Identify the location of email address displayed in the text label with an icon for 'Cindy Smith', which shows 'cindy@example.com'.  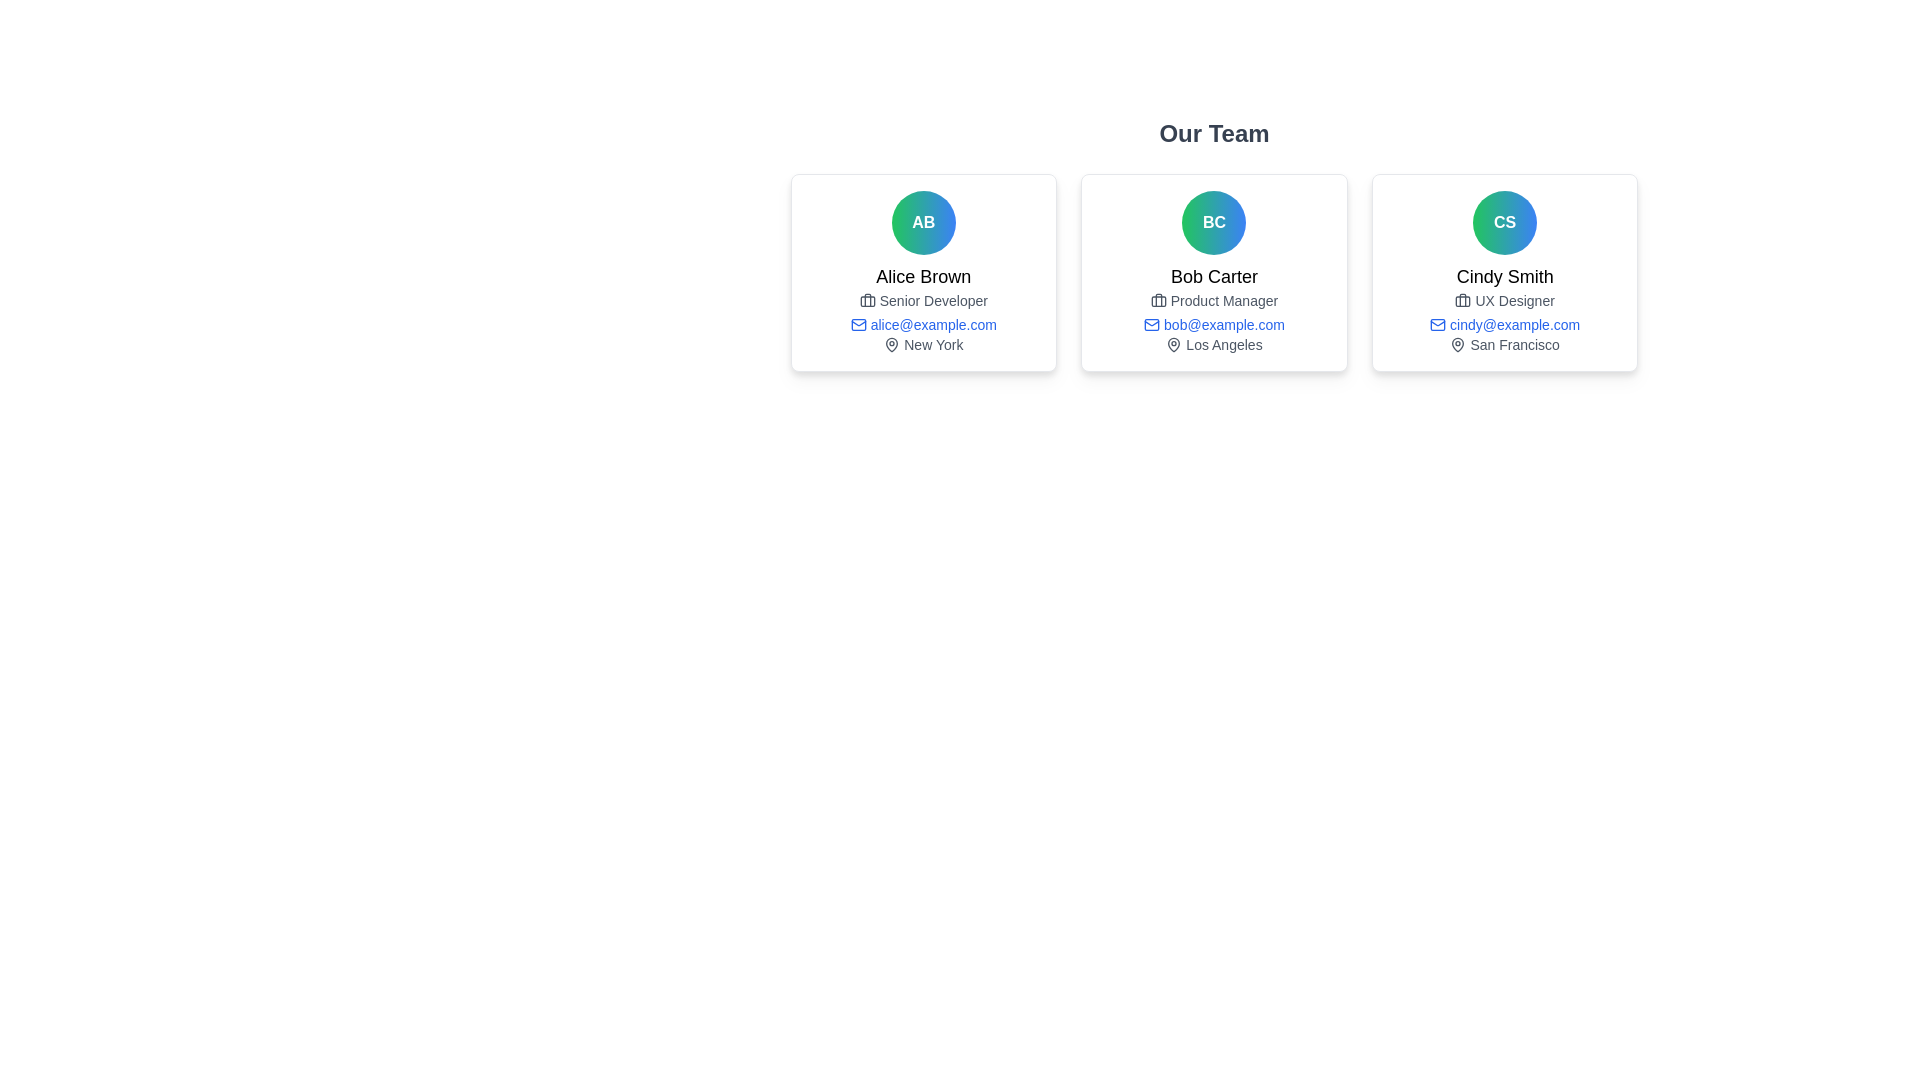
(1505, 323).